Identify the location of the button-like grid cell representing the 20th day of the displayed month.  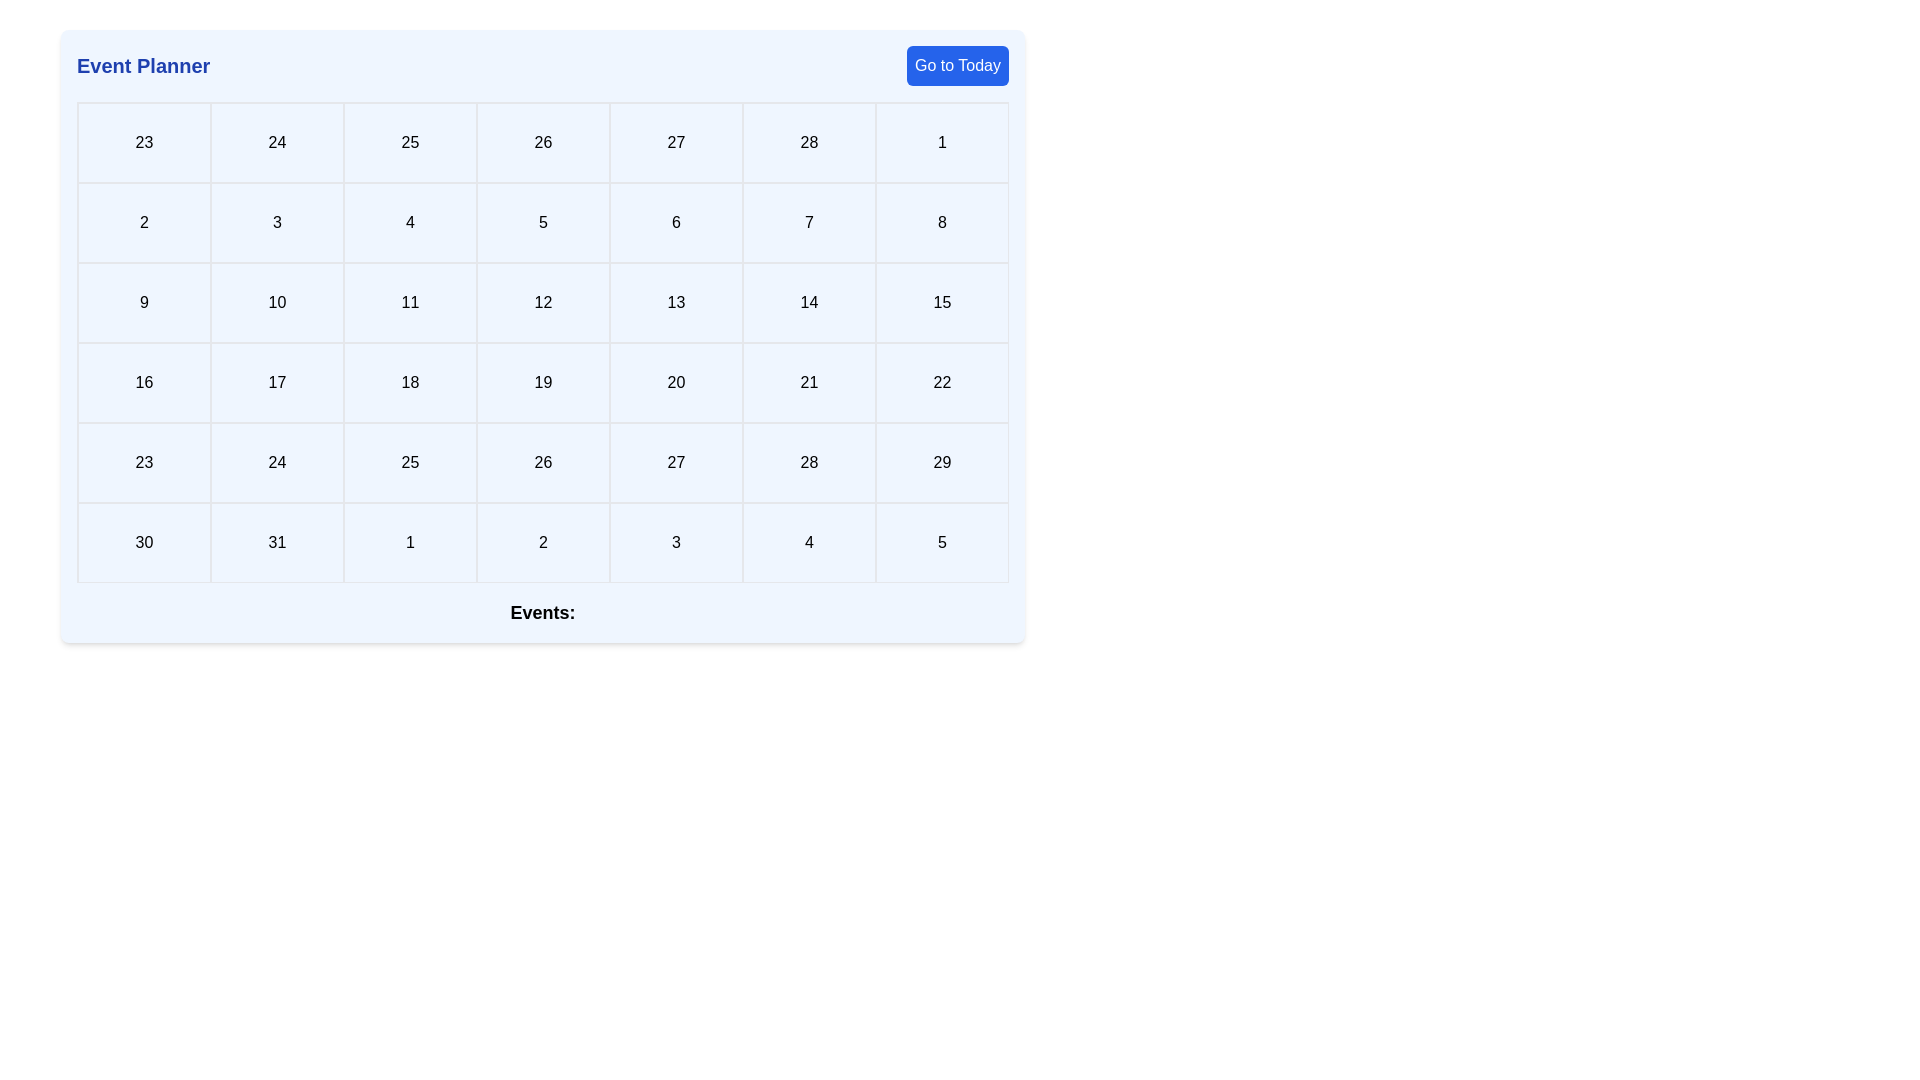
(676, 382).